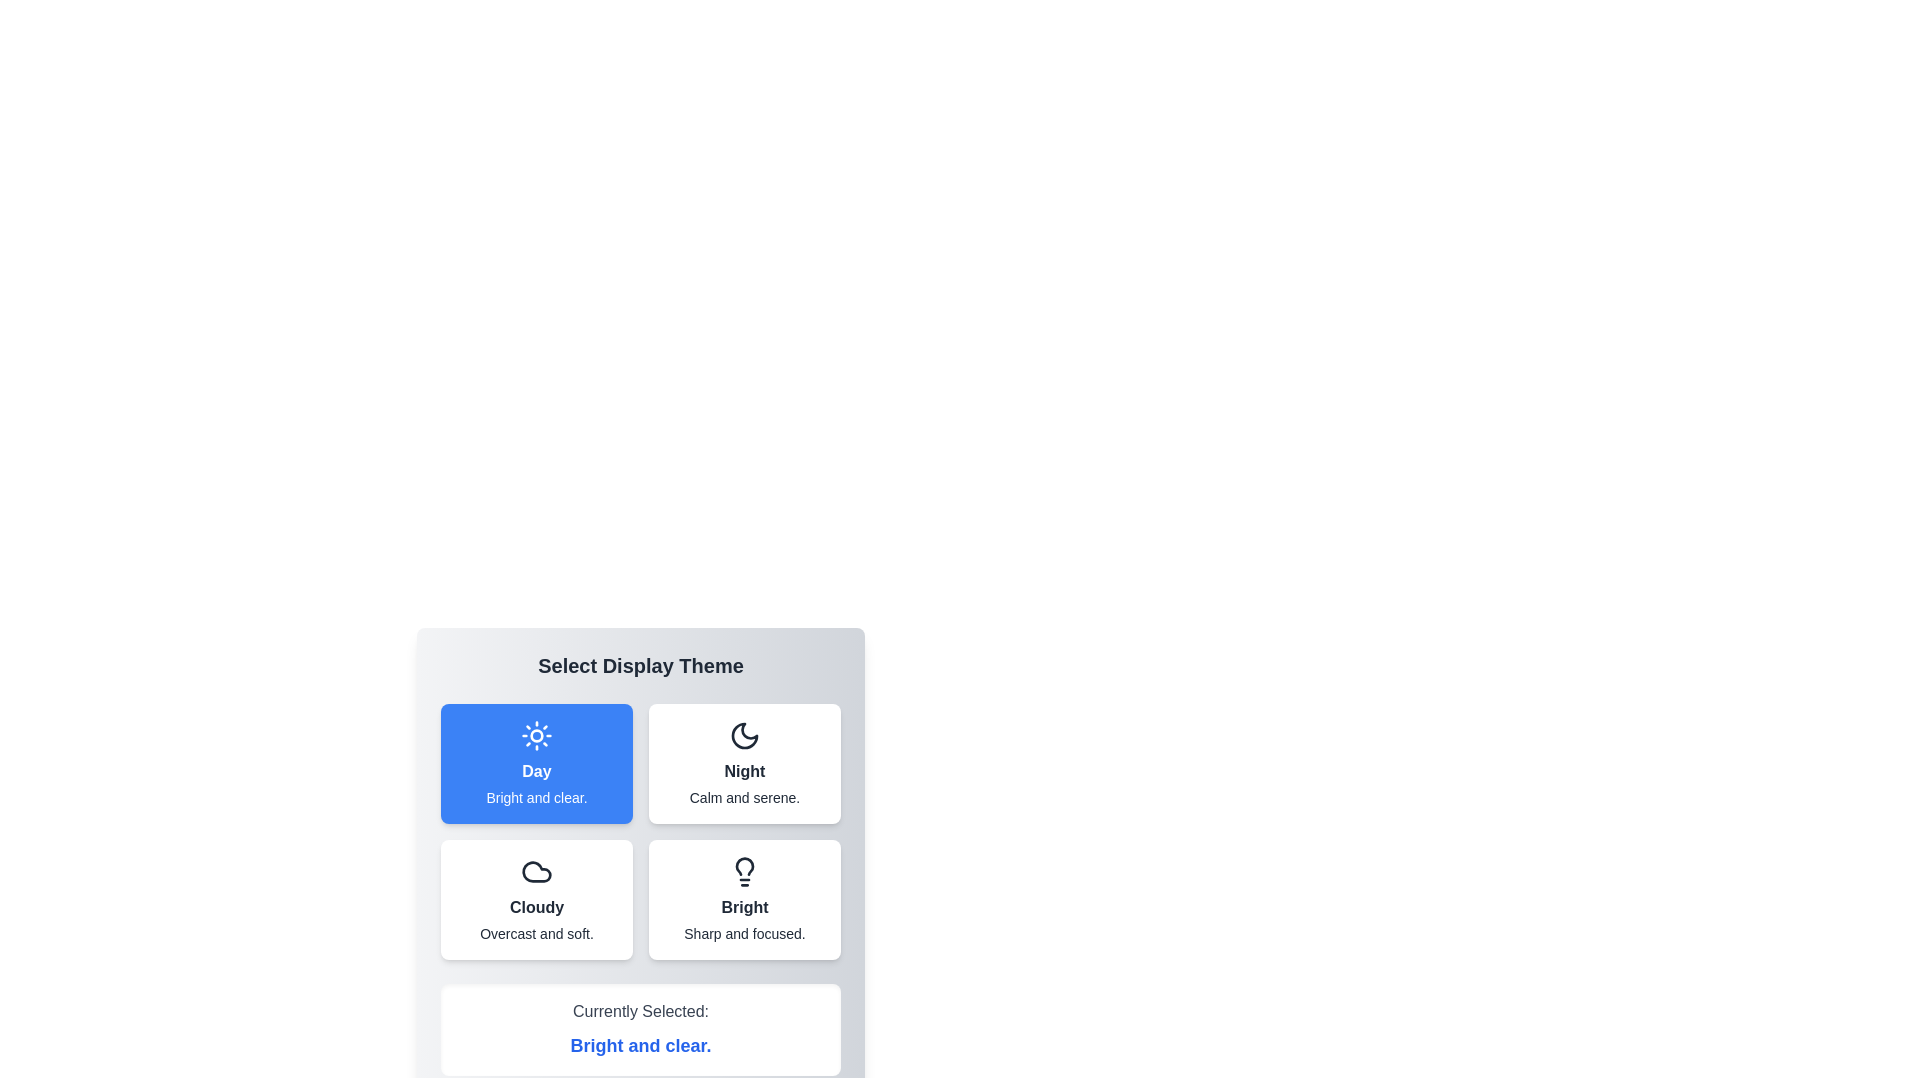 This screenshot has width=1920, height=1080. I want to click on the button corresponding to the Bright theme, so click(743, 898).